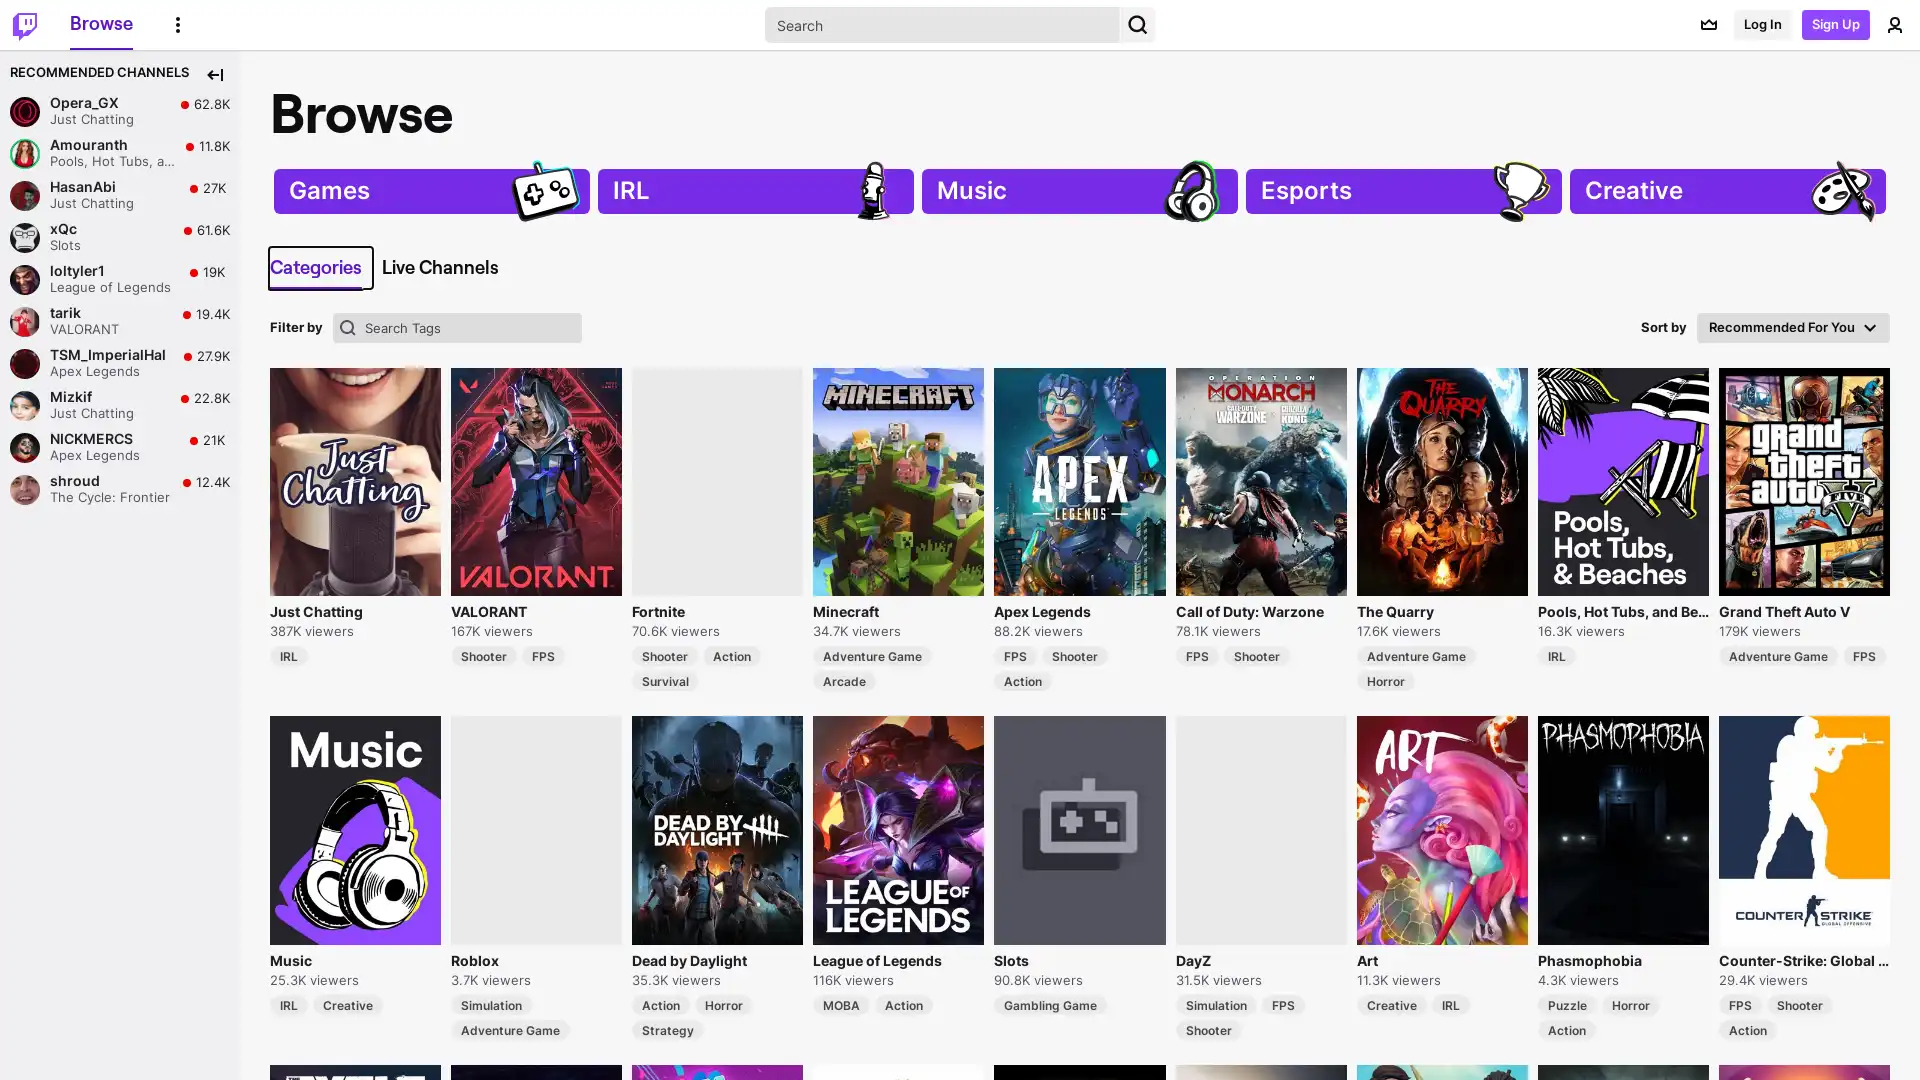 This screenshot has height=1080, width=1920. I want to click on Action, so click(902, 1005).